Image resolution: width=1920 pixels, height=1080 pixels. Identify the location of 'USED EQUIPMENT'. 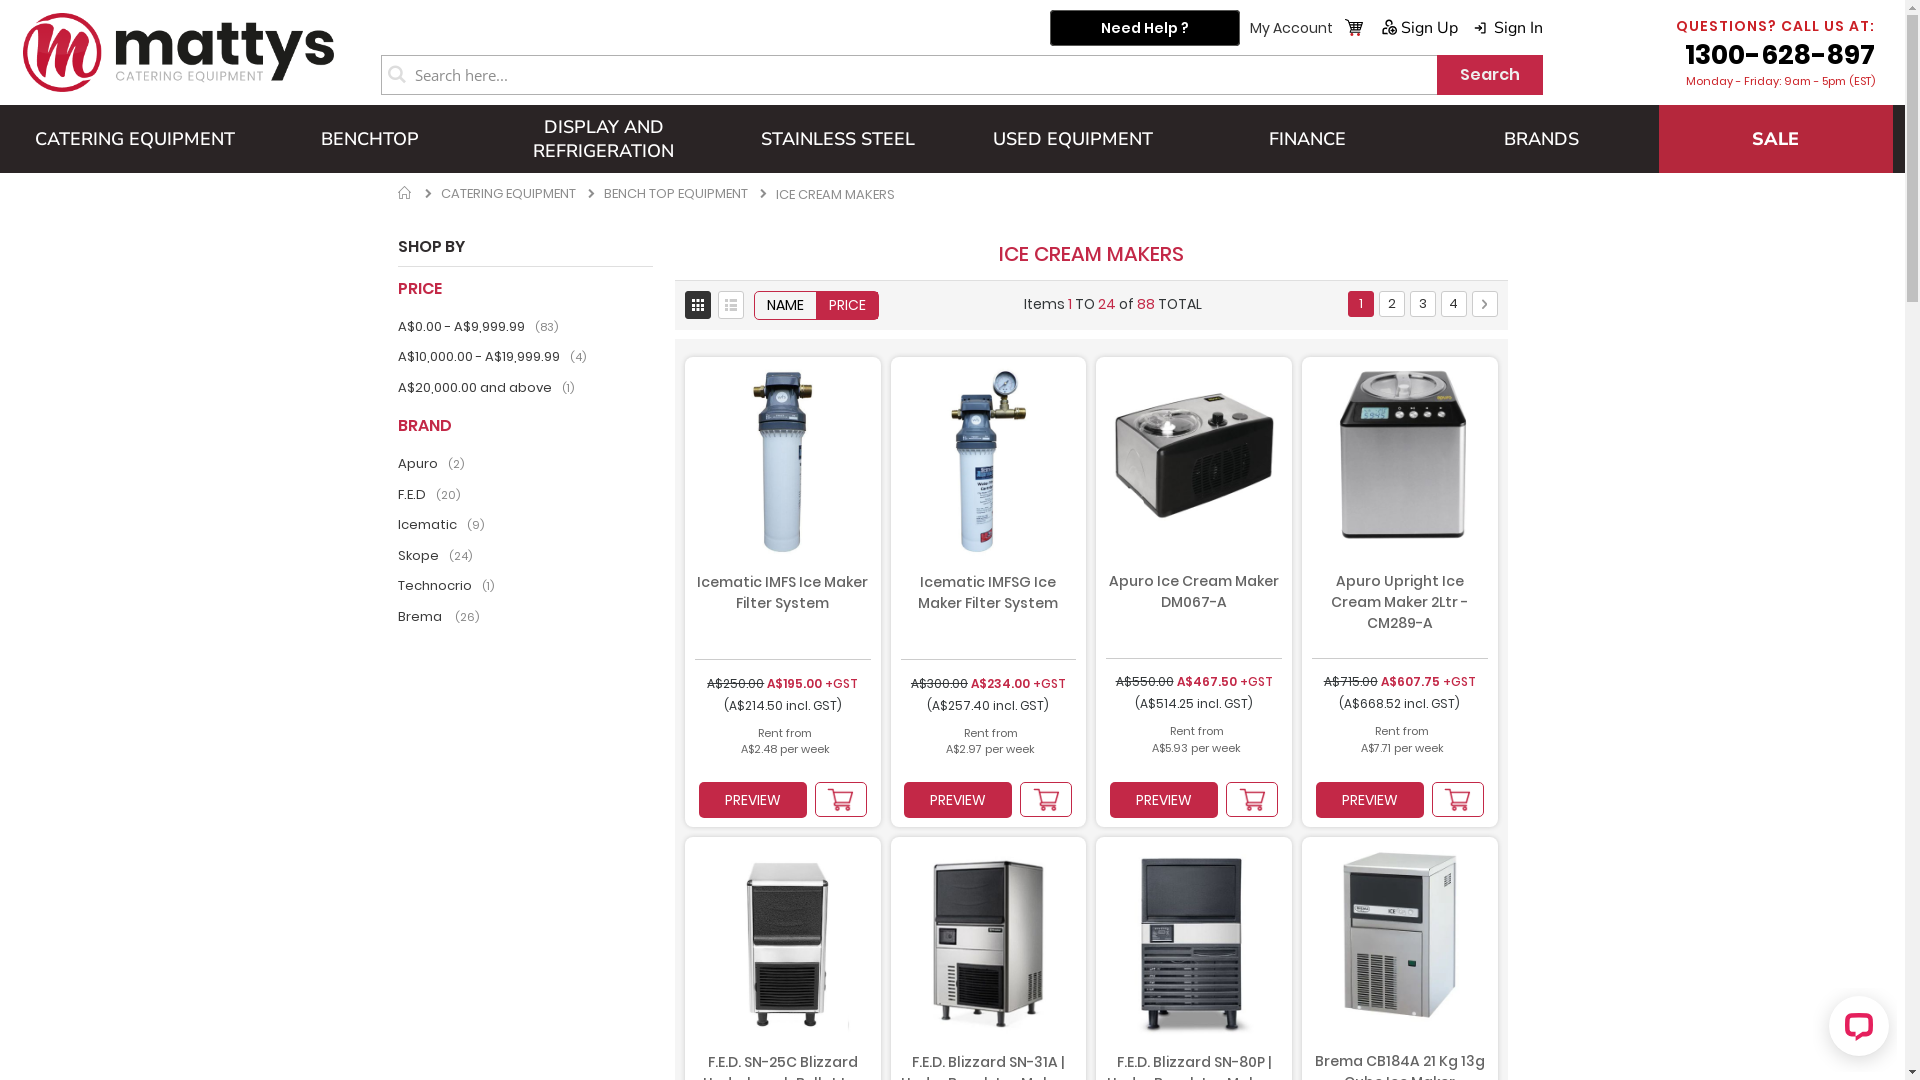
(1072, 137).